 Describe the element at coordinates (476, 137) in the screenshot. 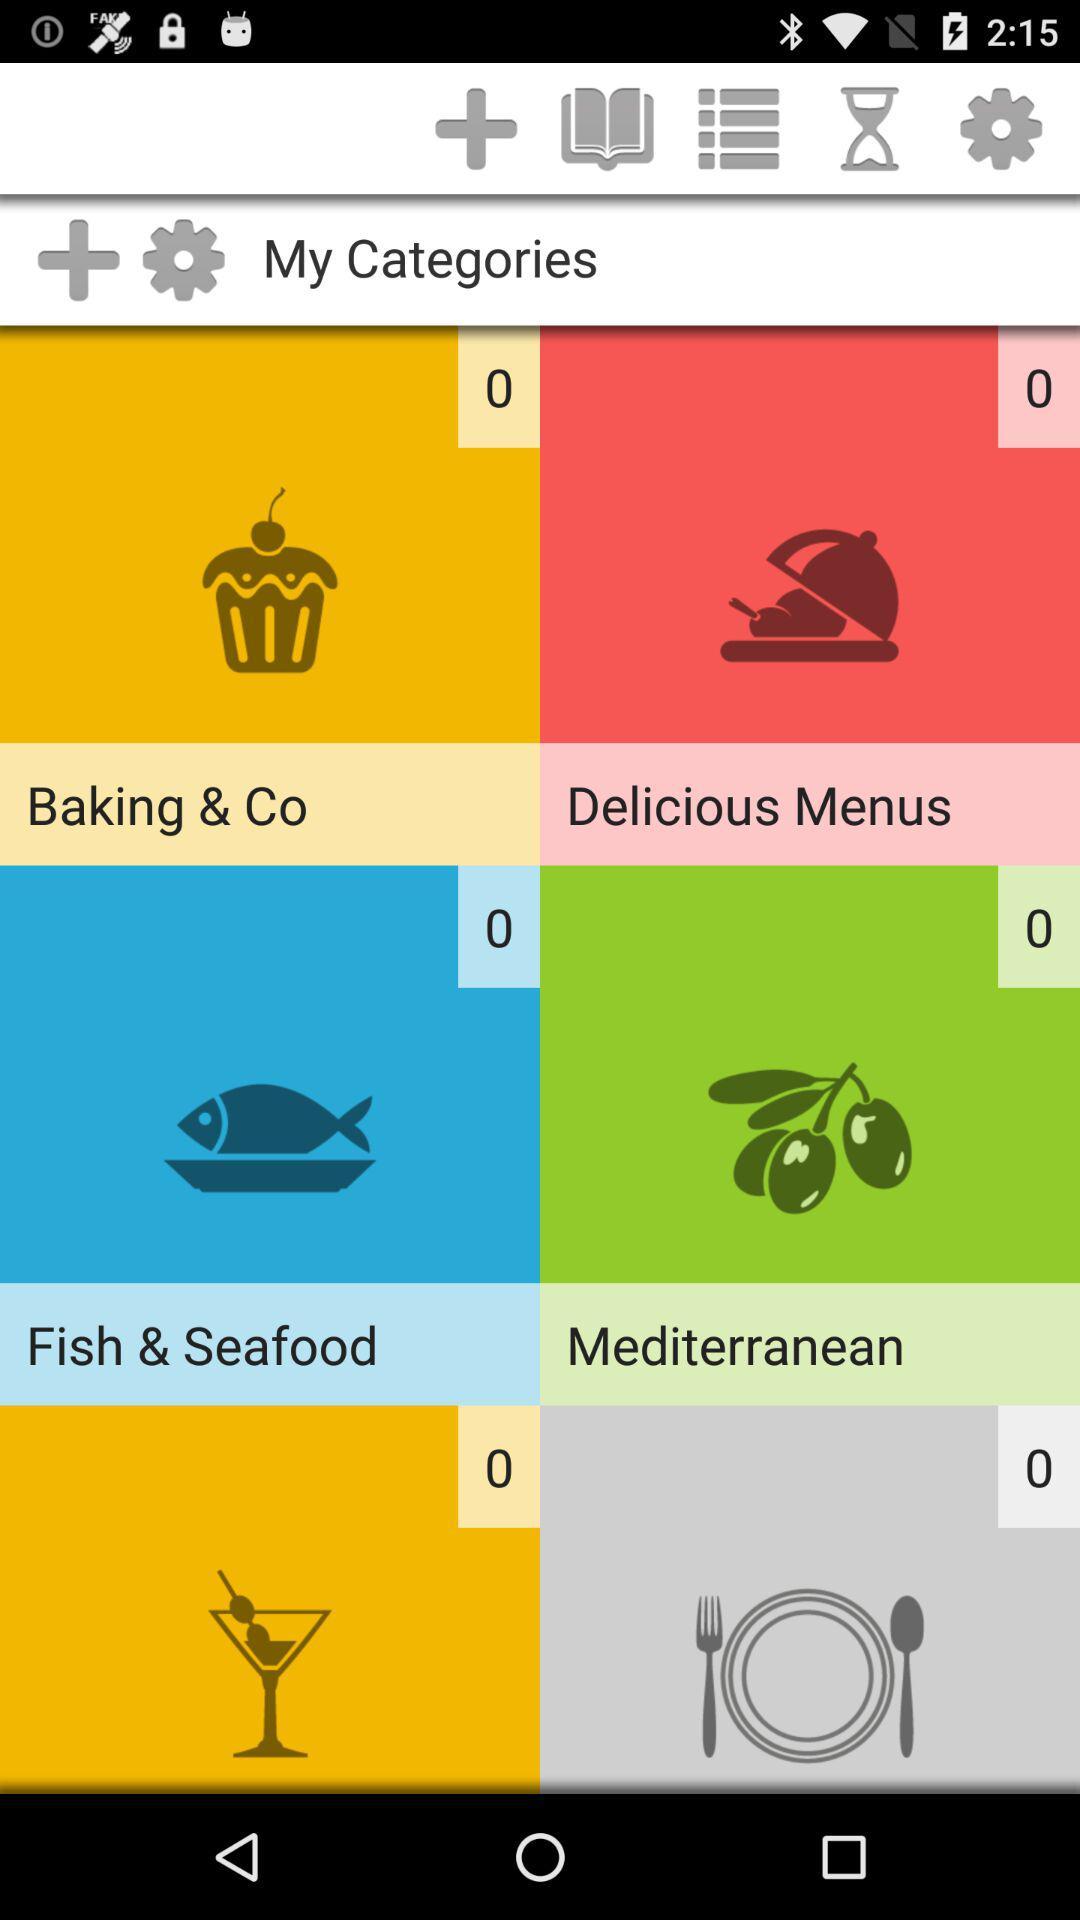

I see `the add icon` at that location.